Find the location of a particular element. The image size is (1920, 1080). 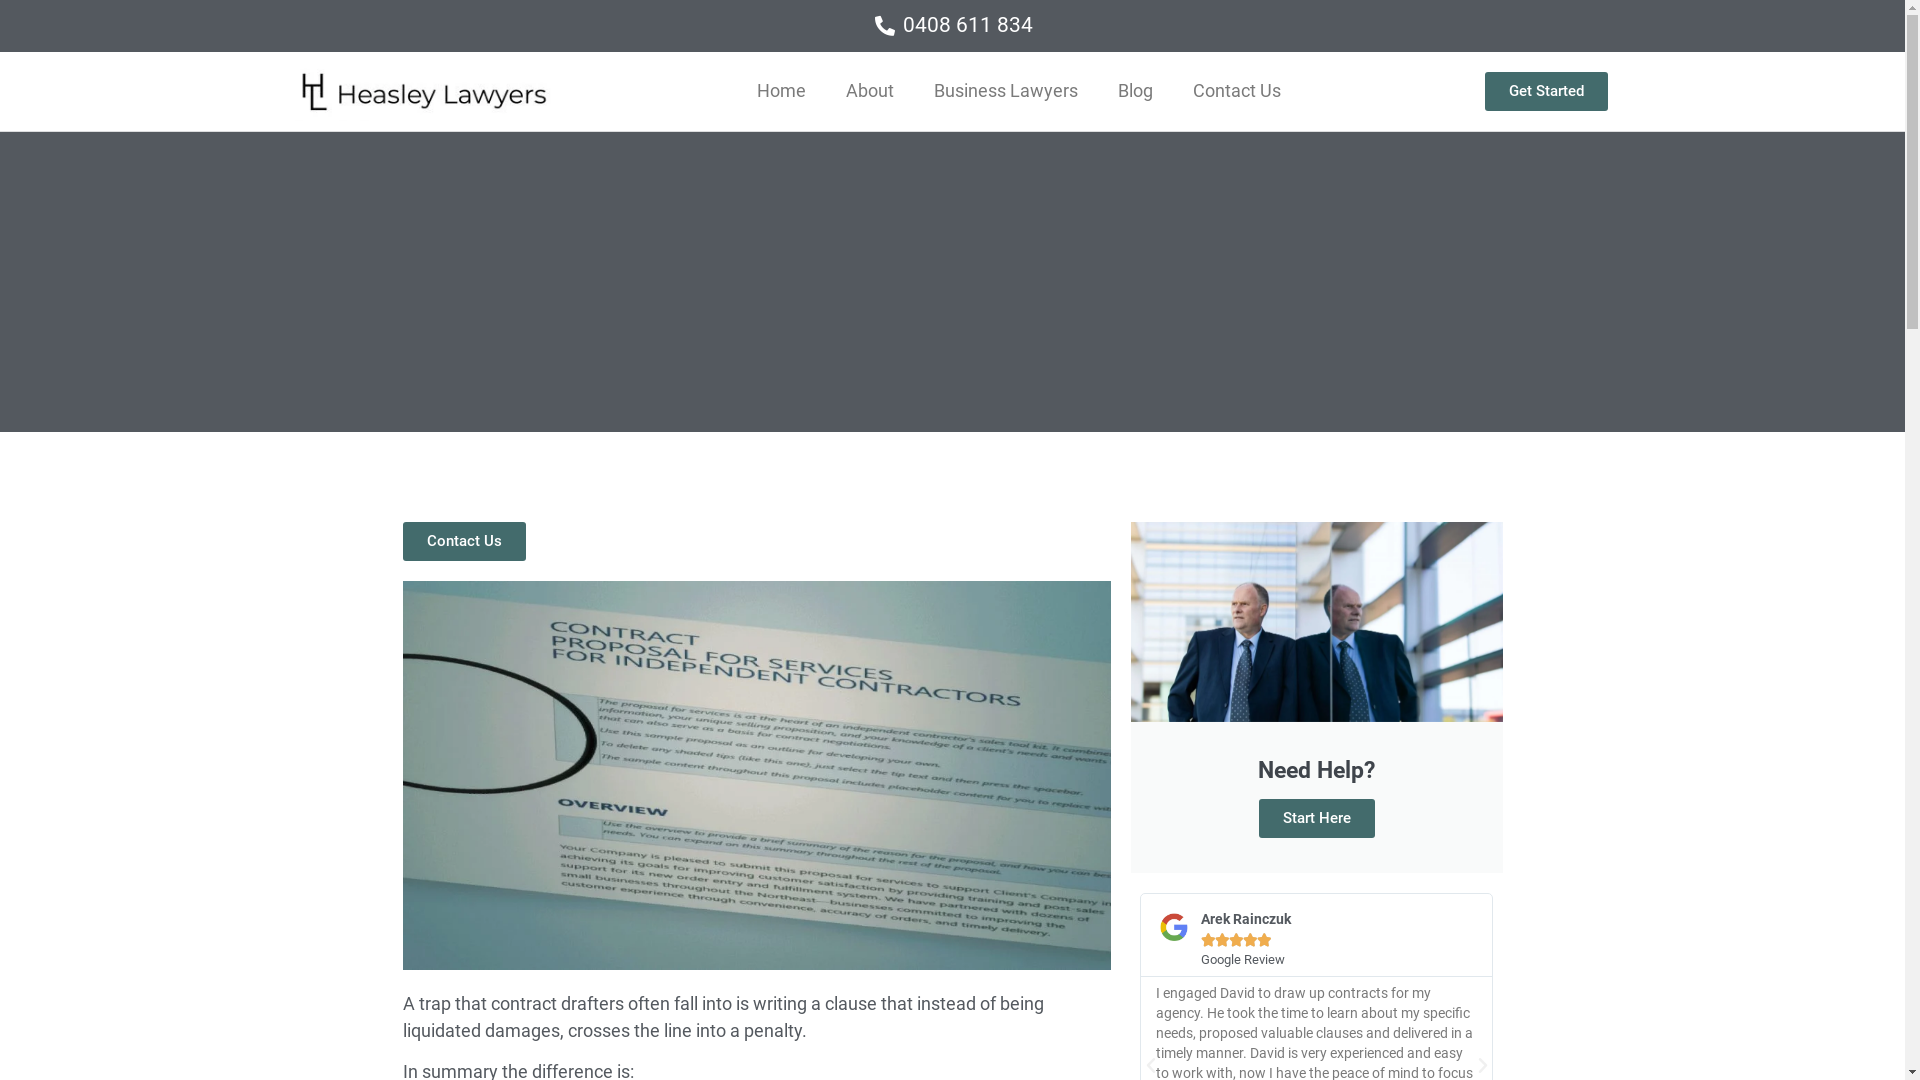

'0408 611 834' is located at coordinates (950, 26).